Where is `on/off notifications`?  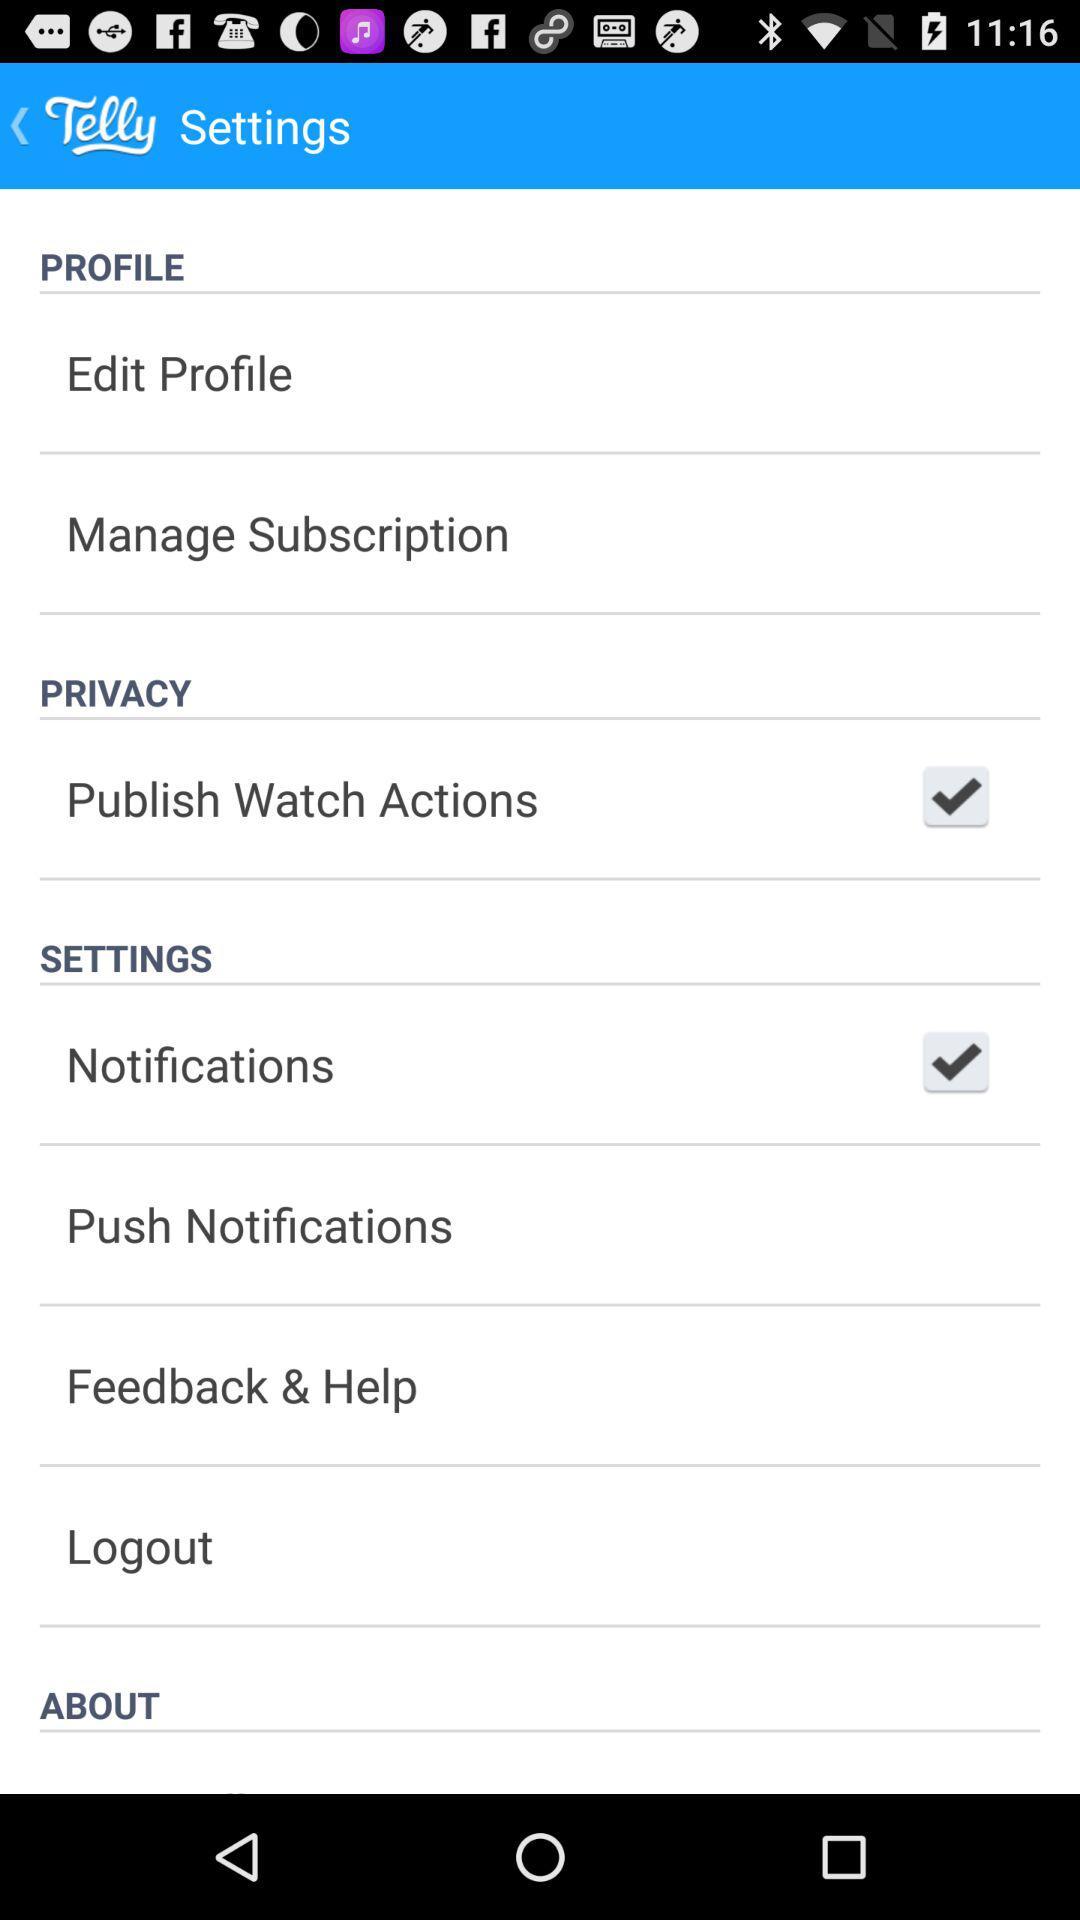
on/off notifications is located at coordinates (955, 1063).